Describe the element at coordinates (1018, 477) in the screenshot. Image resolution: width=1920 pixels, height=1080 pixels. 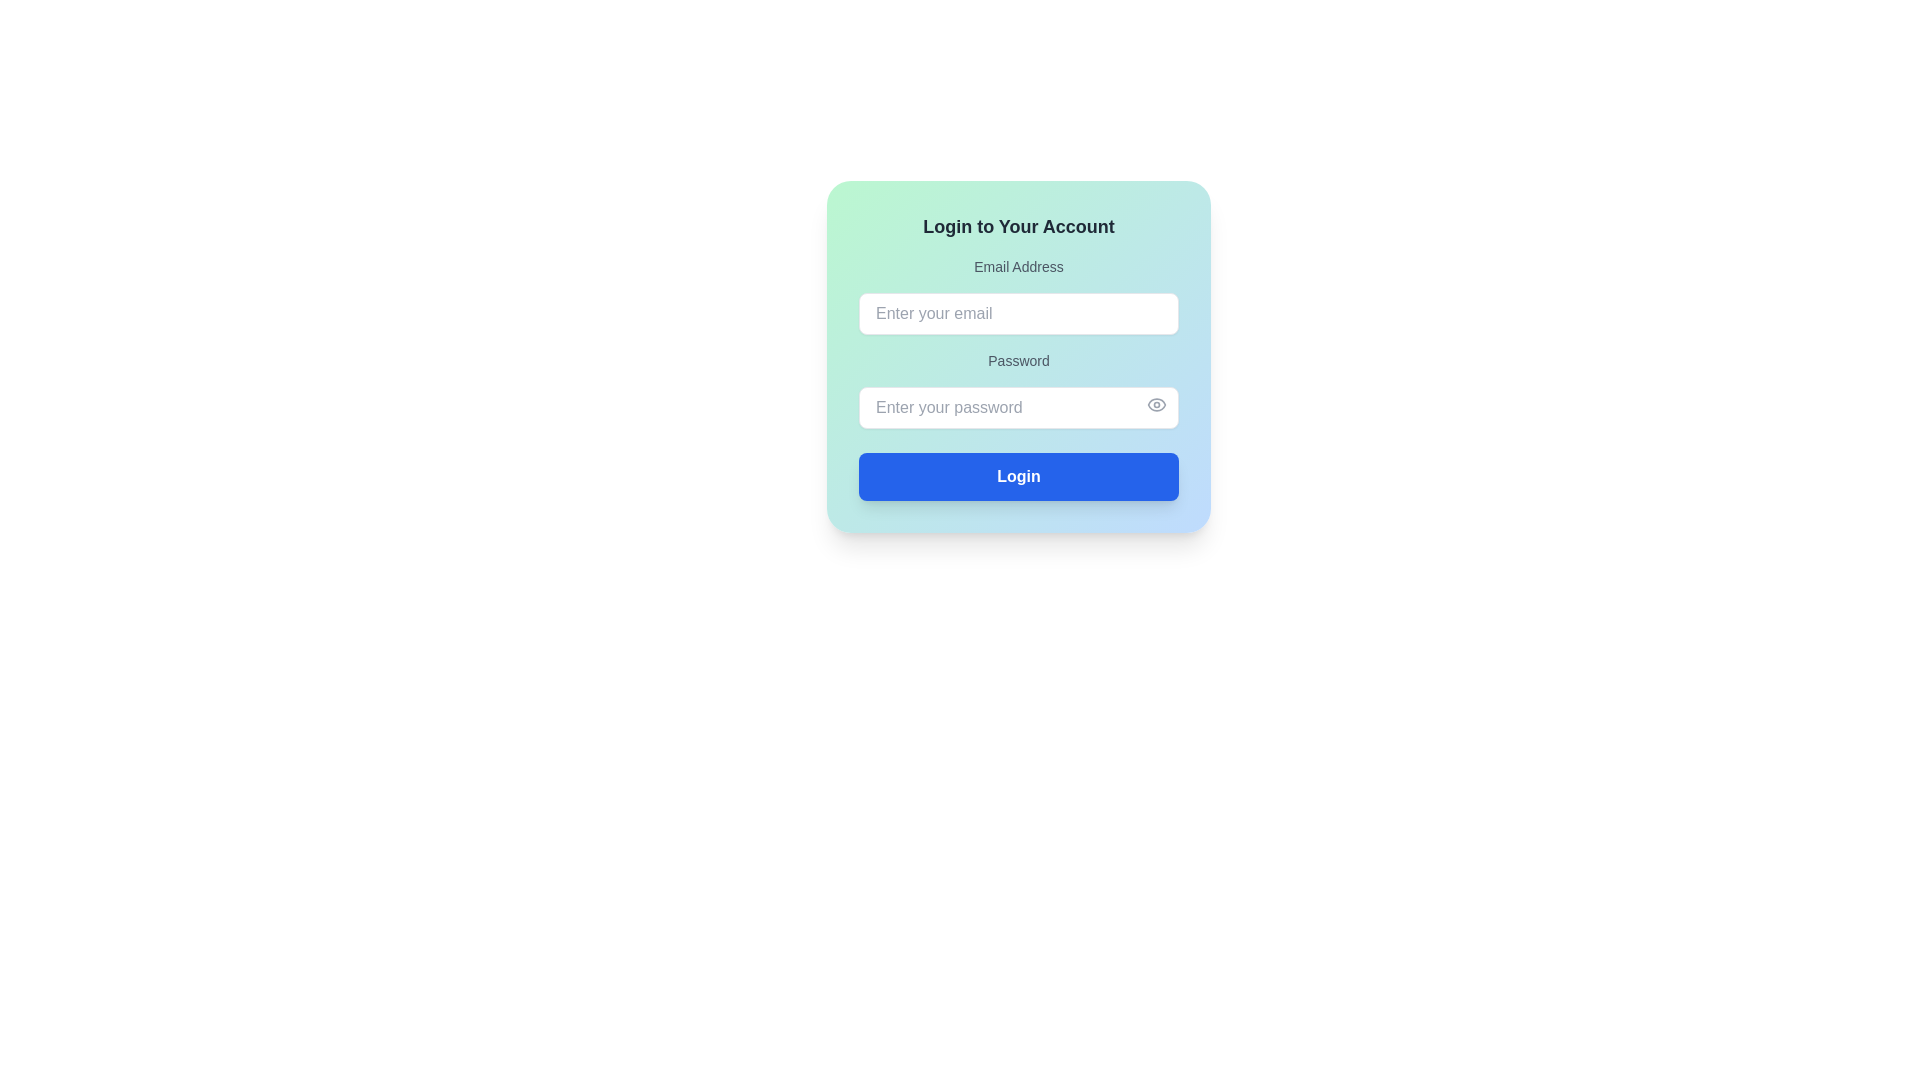
I see `the submit button located at the bottom of the login form` at that location.